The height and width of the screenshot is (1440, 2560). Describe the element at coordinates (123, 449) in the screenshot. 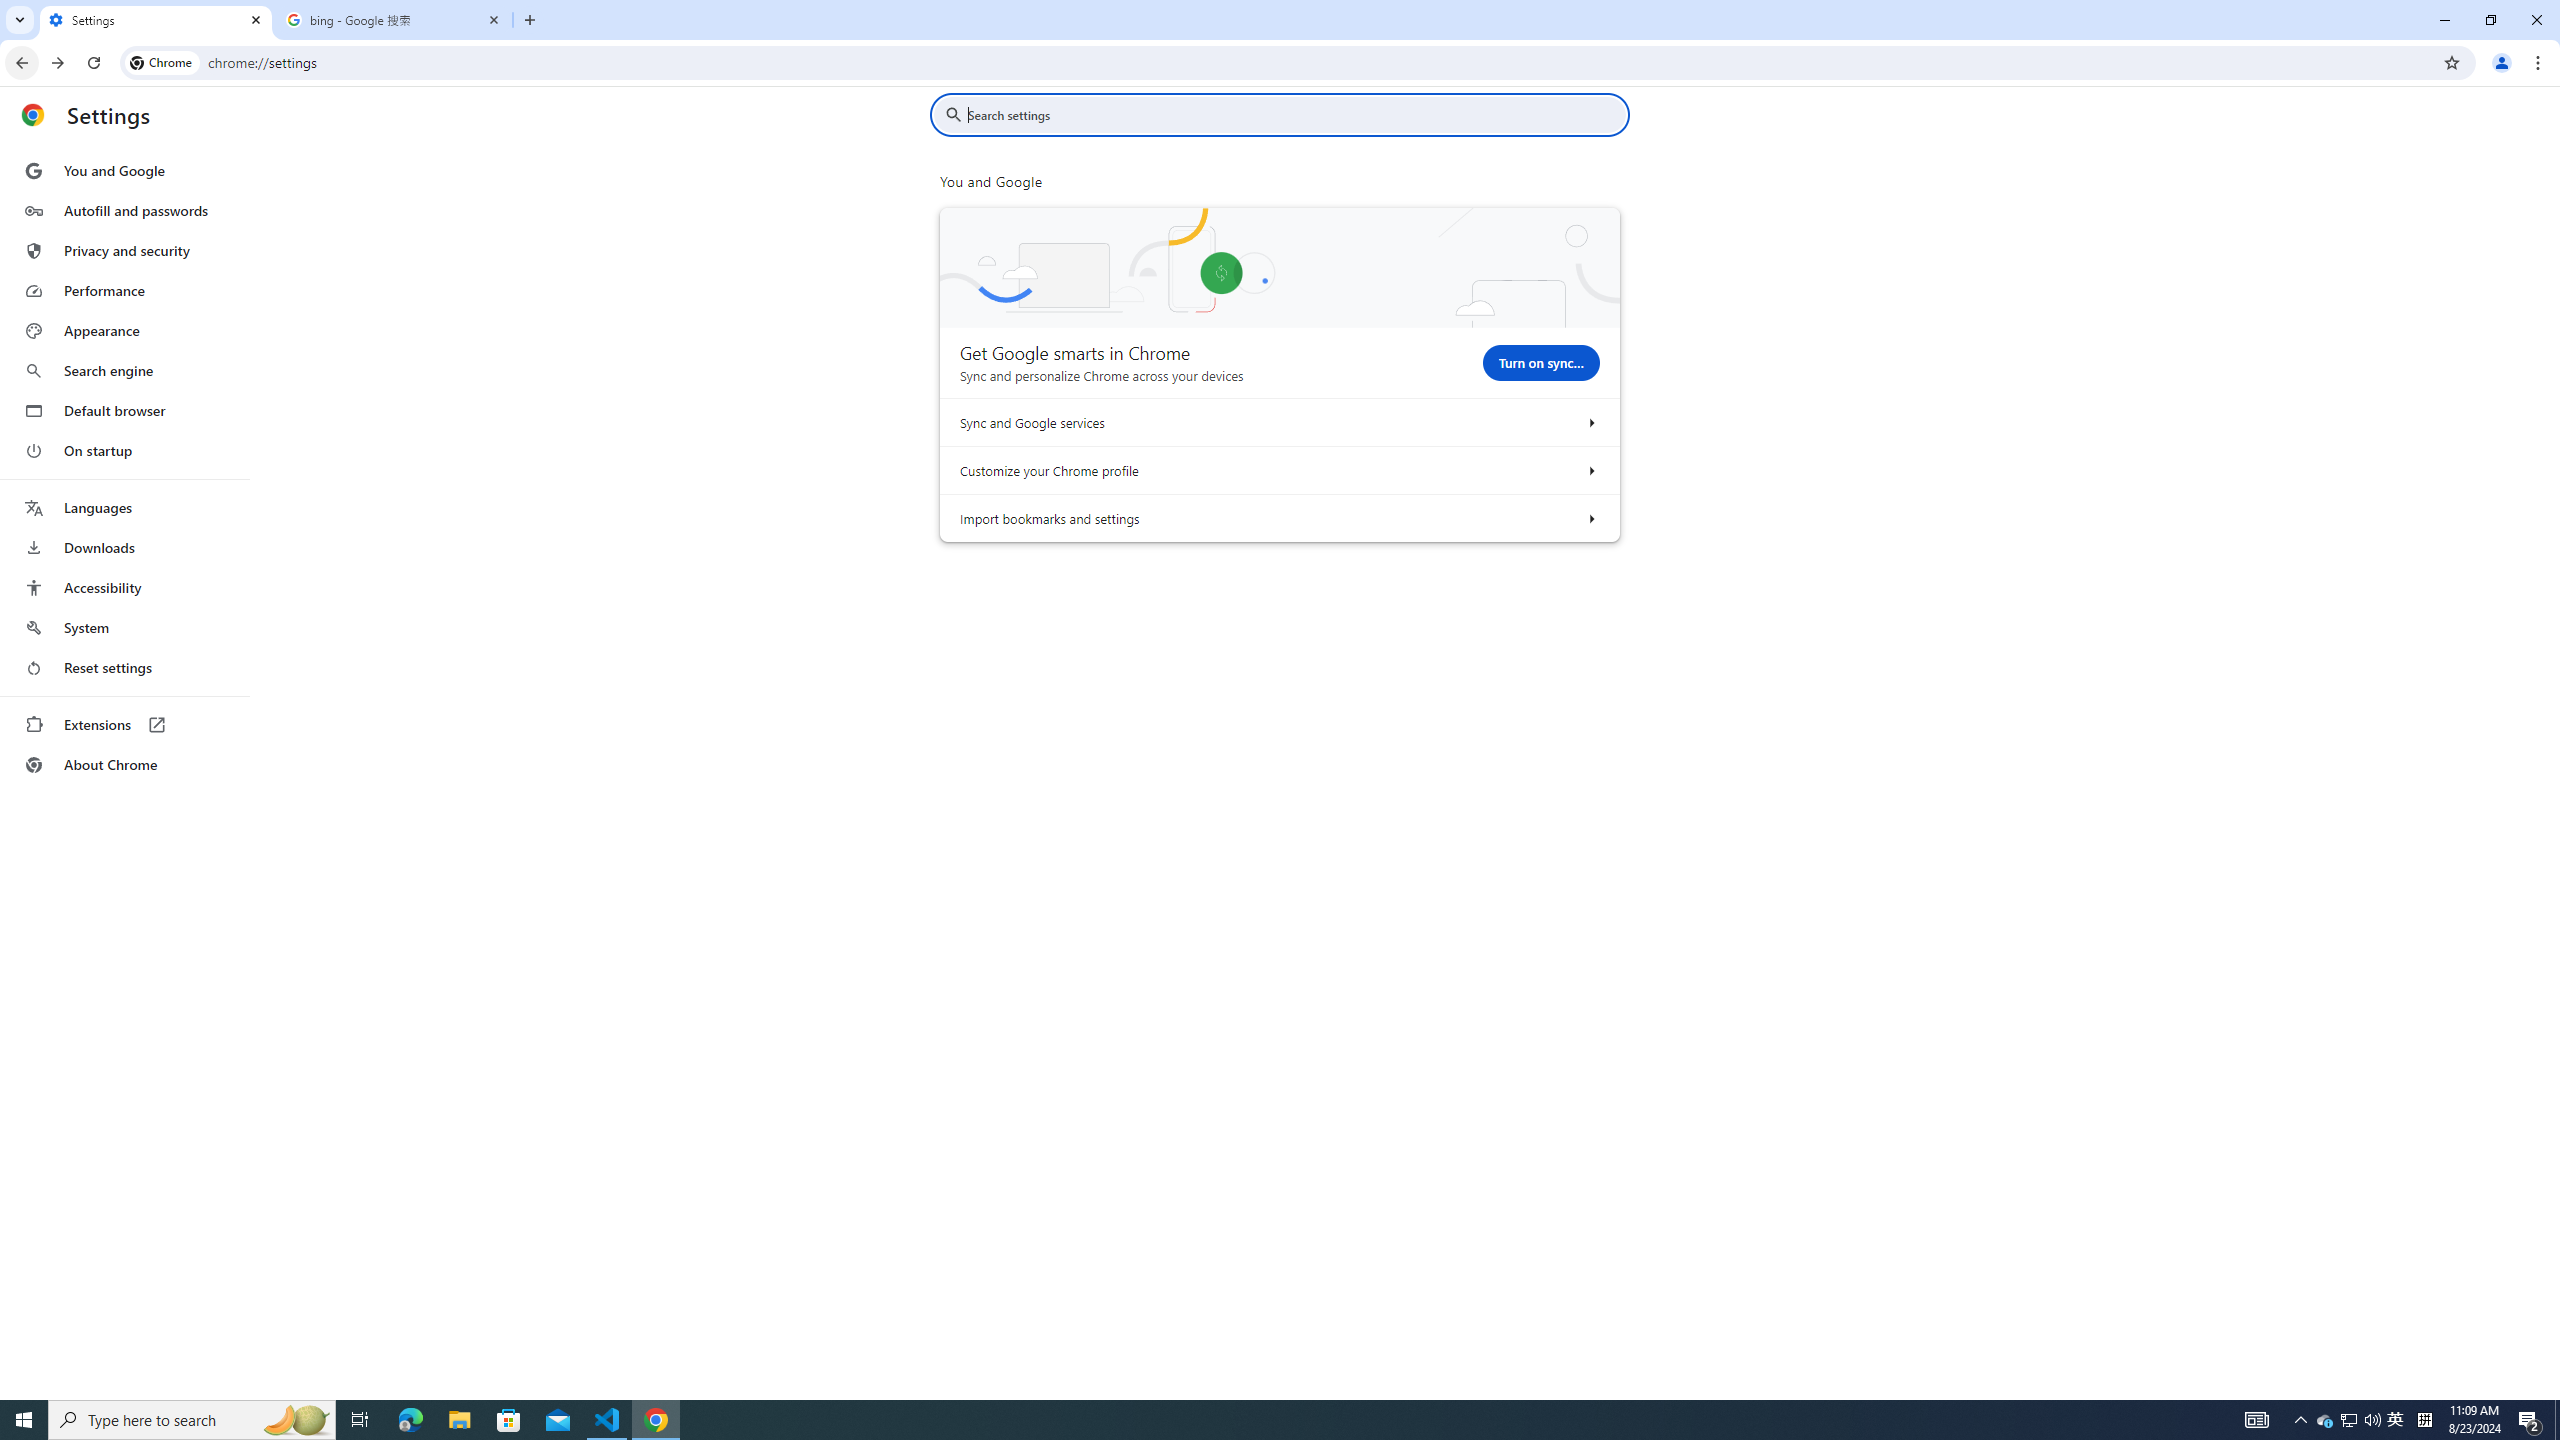

I see `'On startup'` at that location.